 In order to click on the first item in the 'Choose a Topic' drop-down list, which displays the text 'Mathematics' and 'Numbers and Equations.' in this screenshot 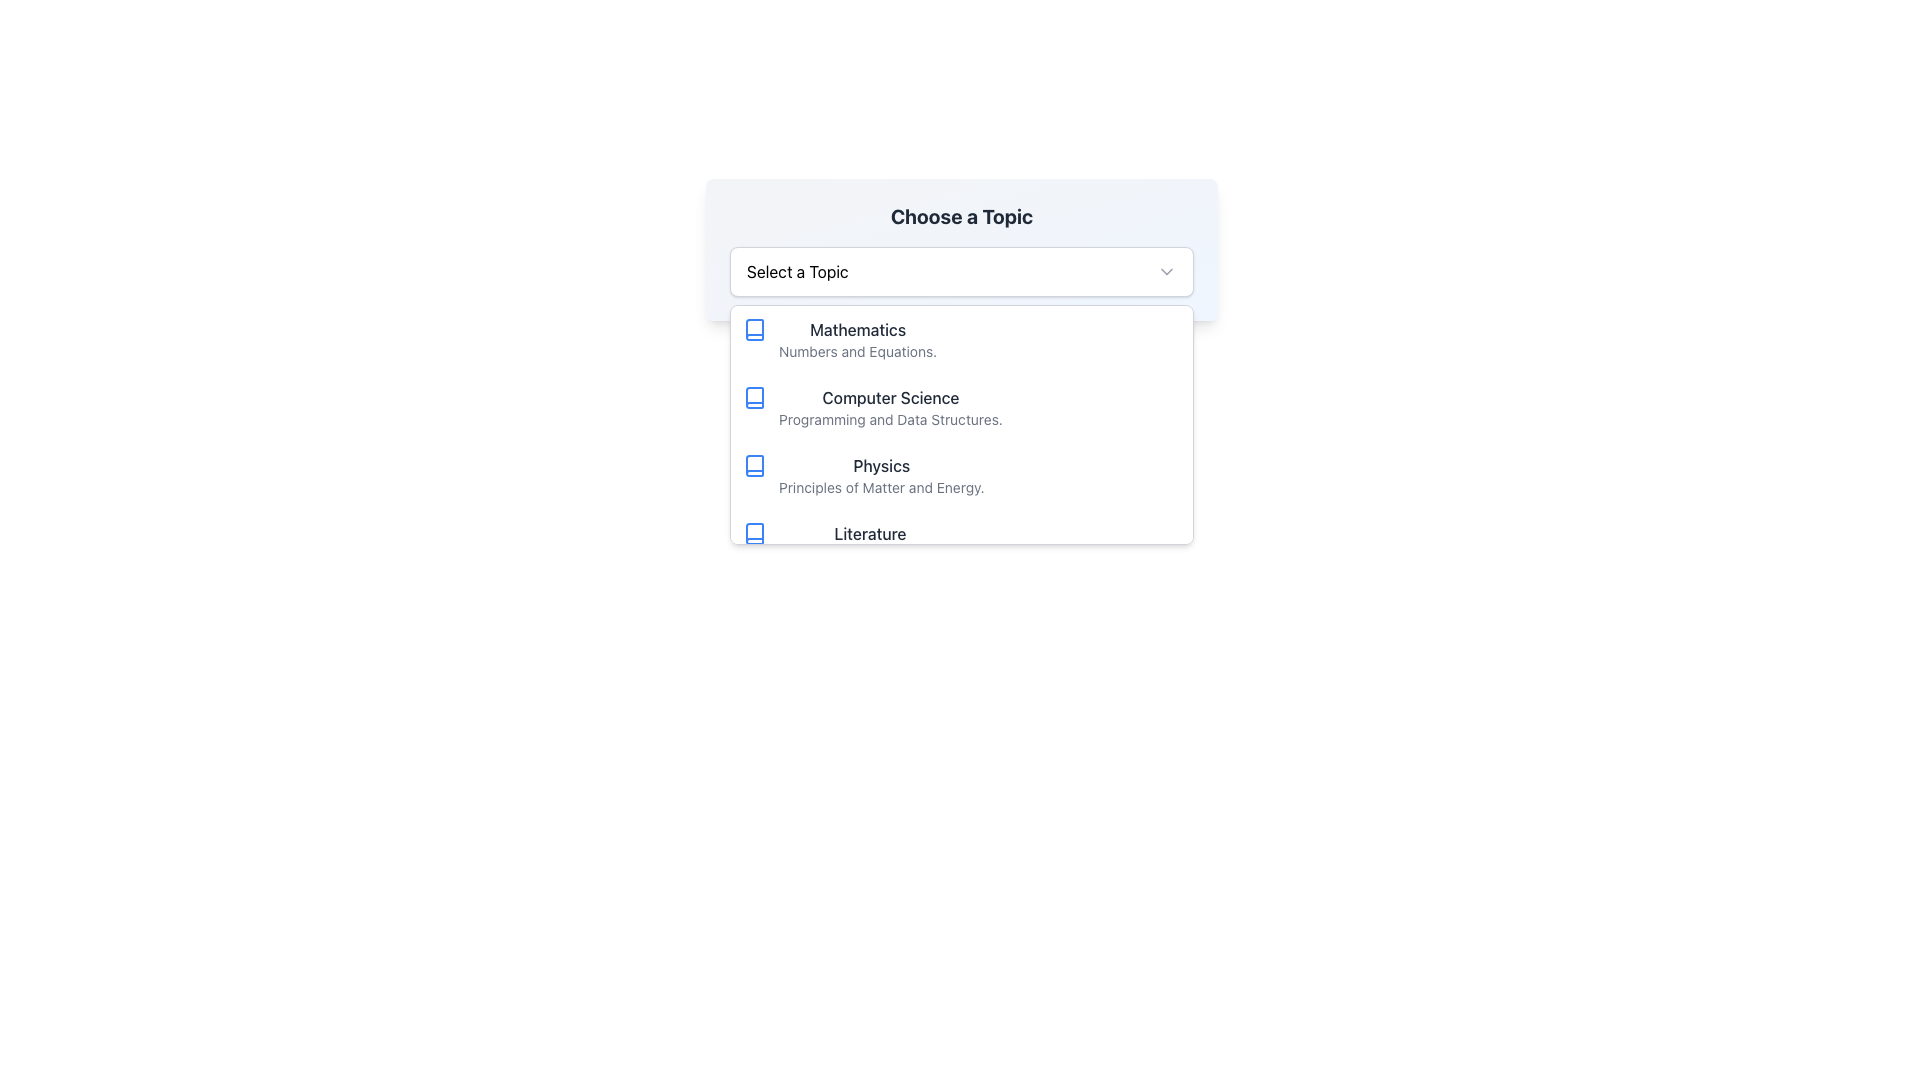, I will do `click(858, 338)`.